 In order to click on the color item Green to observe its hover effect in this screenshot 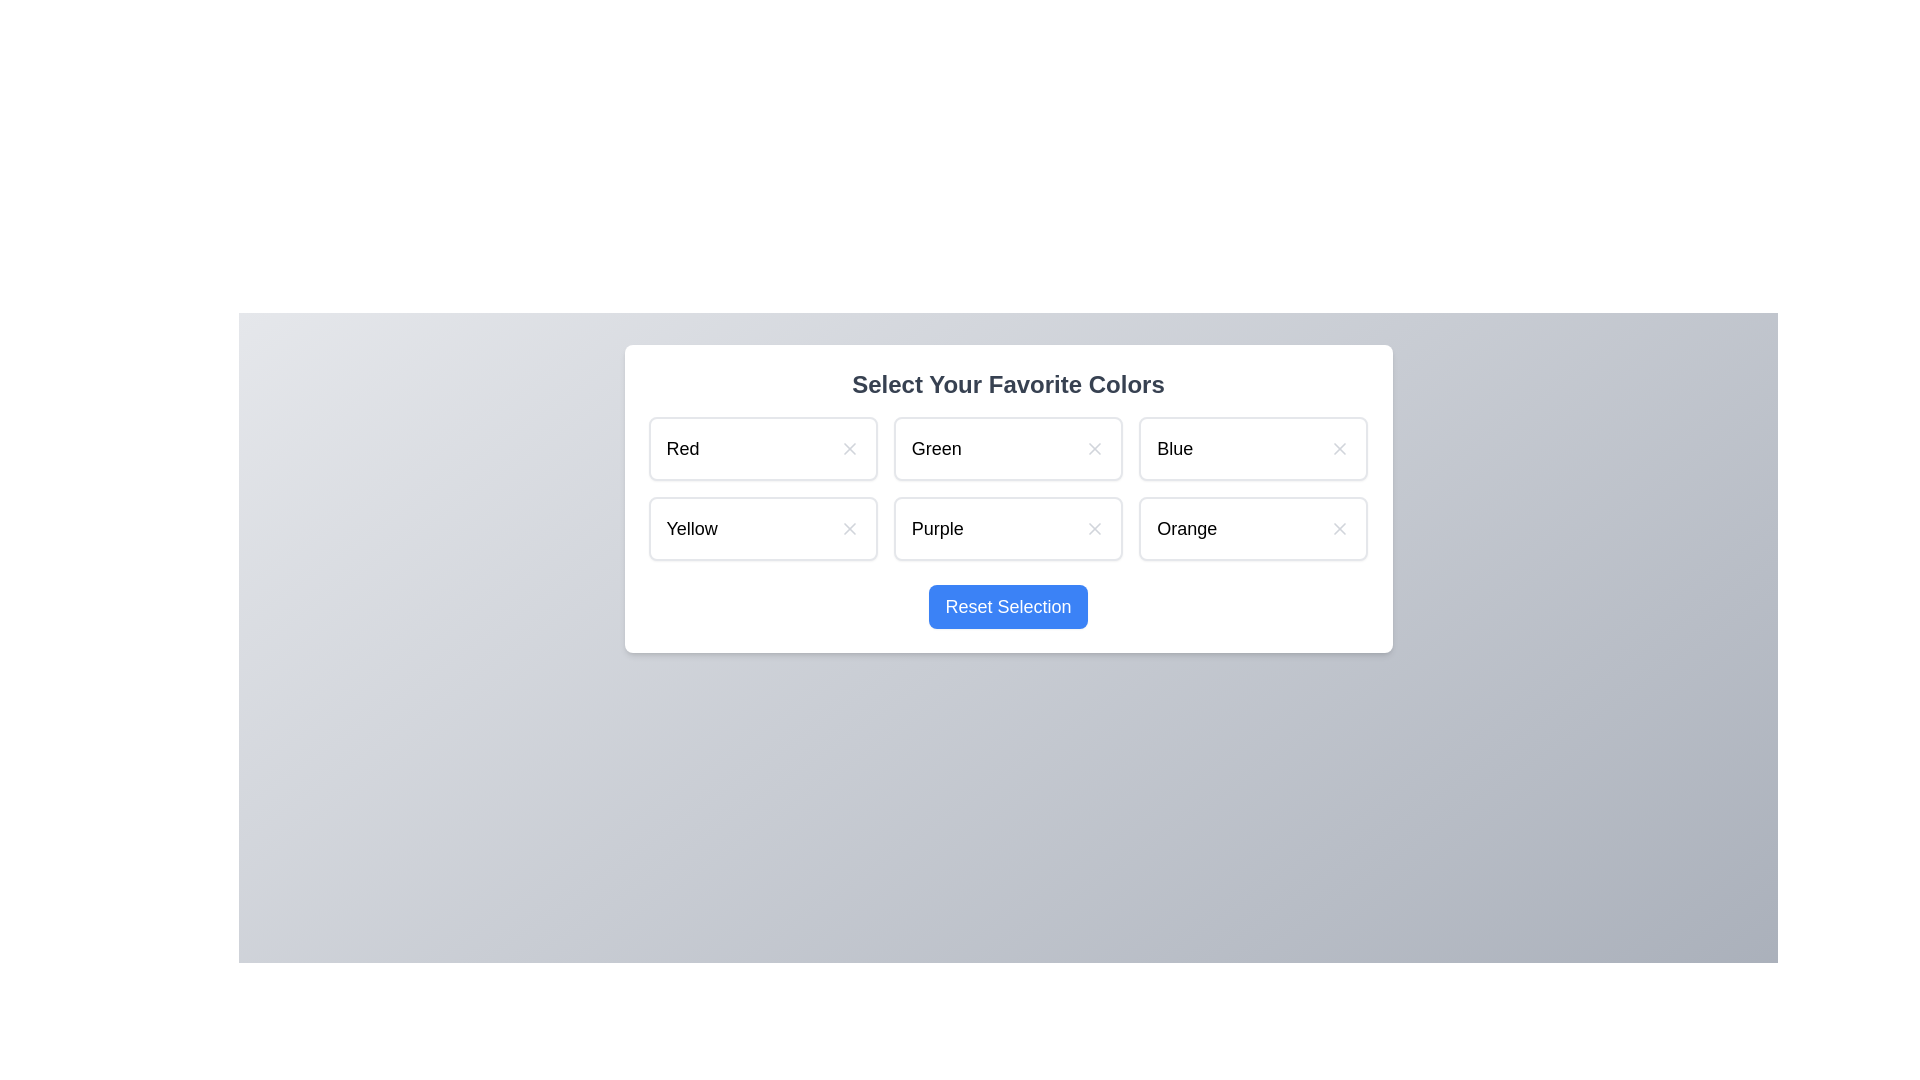, I will do `click(1008, 447)`.